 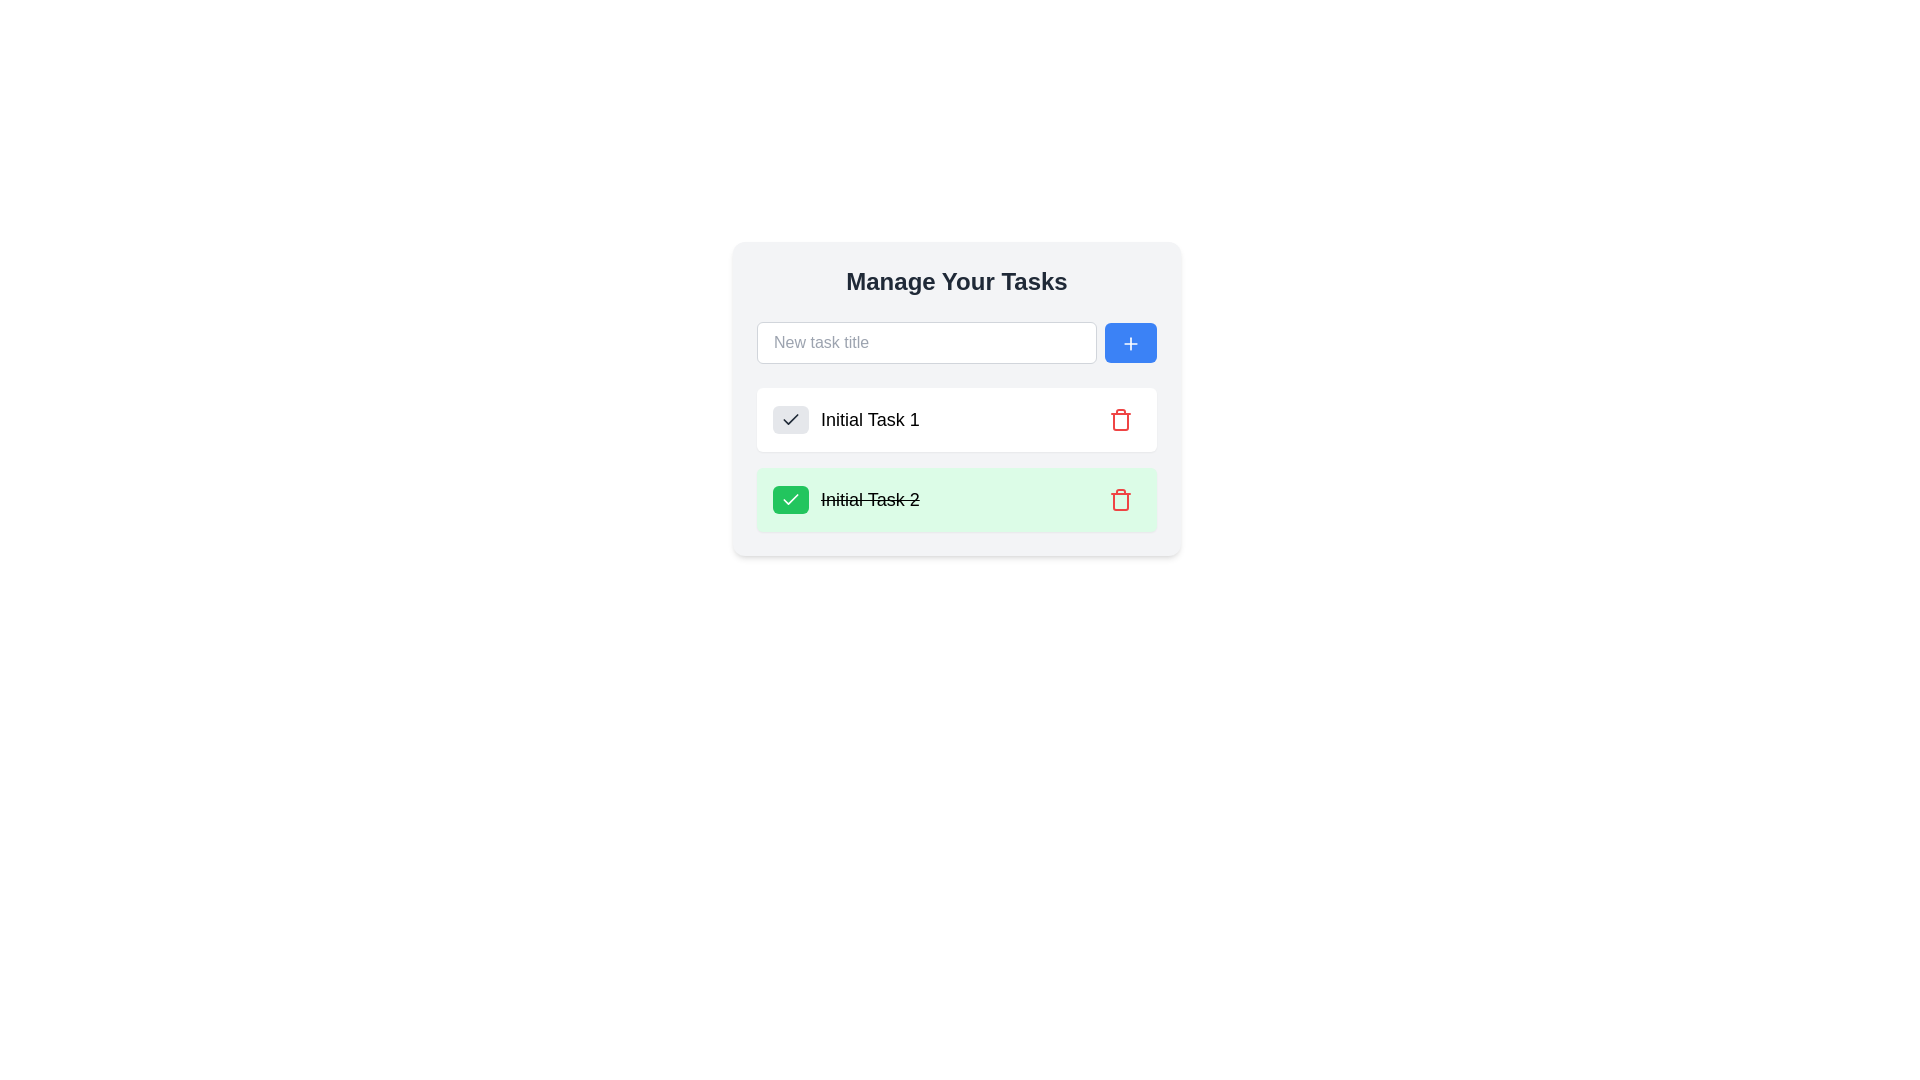 I want to click on the green button with a white checkmark icon, located to the left of the text 'Initial Task 2', so click(x=790, y=499).